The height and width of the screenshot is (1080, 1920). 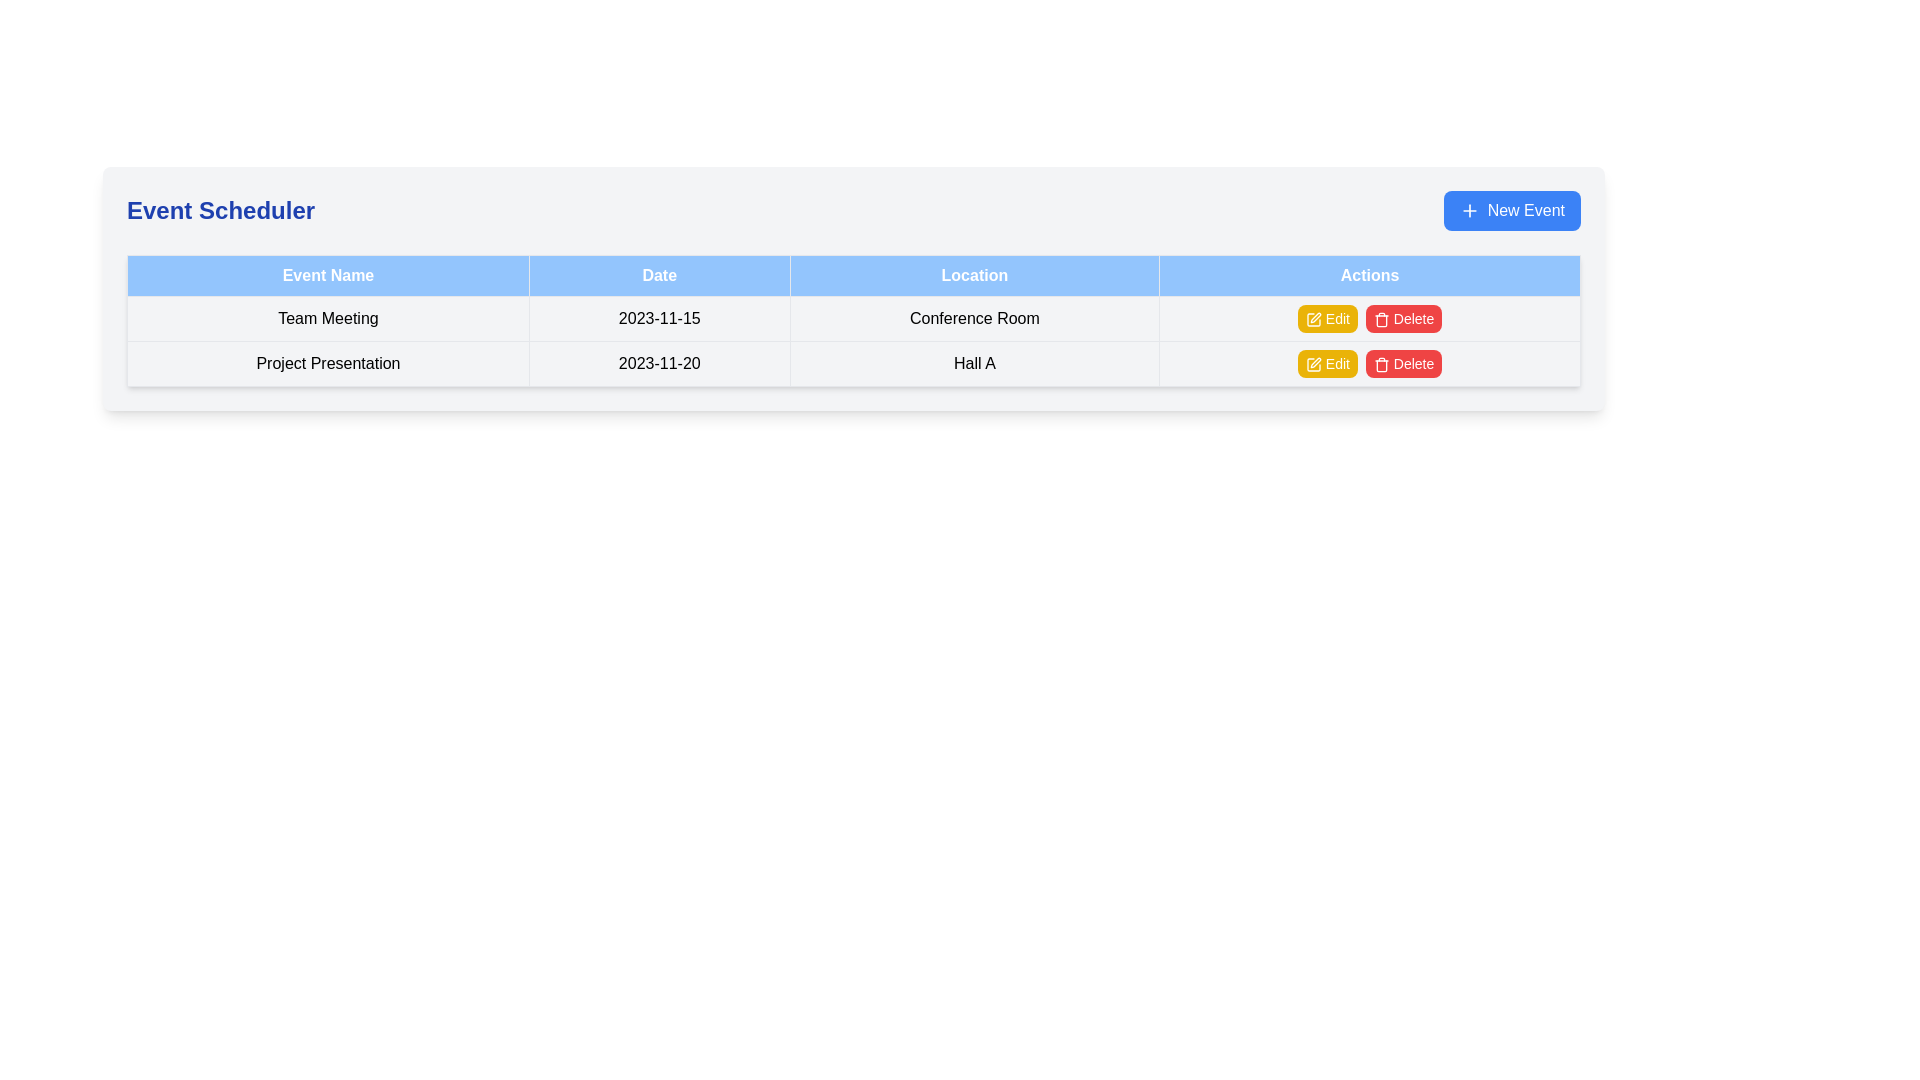 I want to click on the 'Edit' button in the 'Actions' column of the table for the 'Project Presentation' event to initiate editing, so click(x=1313, y=365).